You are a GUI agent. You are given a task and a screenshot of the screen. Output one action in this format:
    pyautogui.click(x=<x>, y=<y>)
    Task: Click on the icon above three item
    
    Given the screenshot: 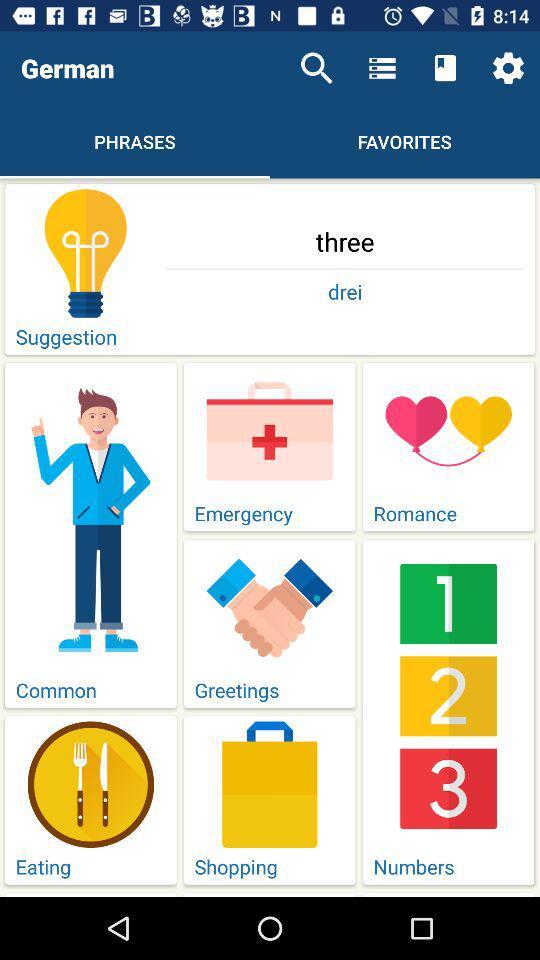 What is the action you would take?
    pyautogui.click(x=316, y=68)
    